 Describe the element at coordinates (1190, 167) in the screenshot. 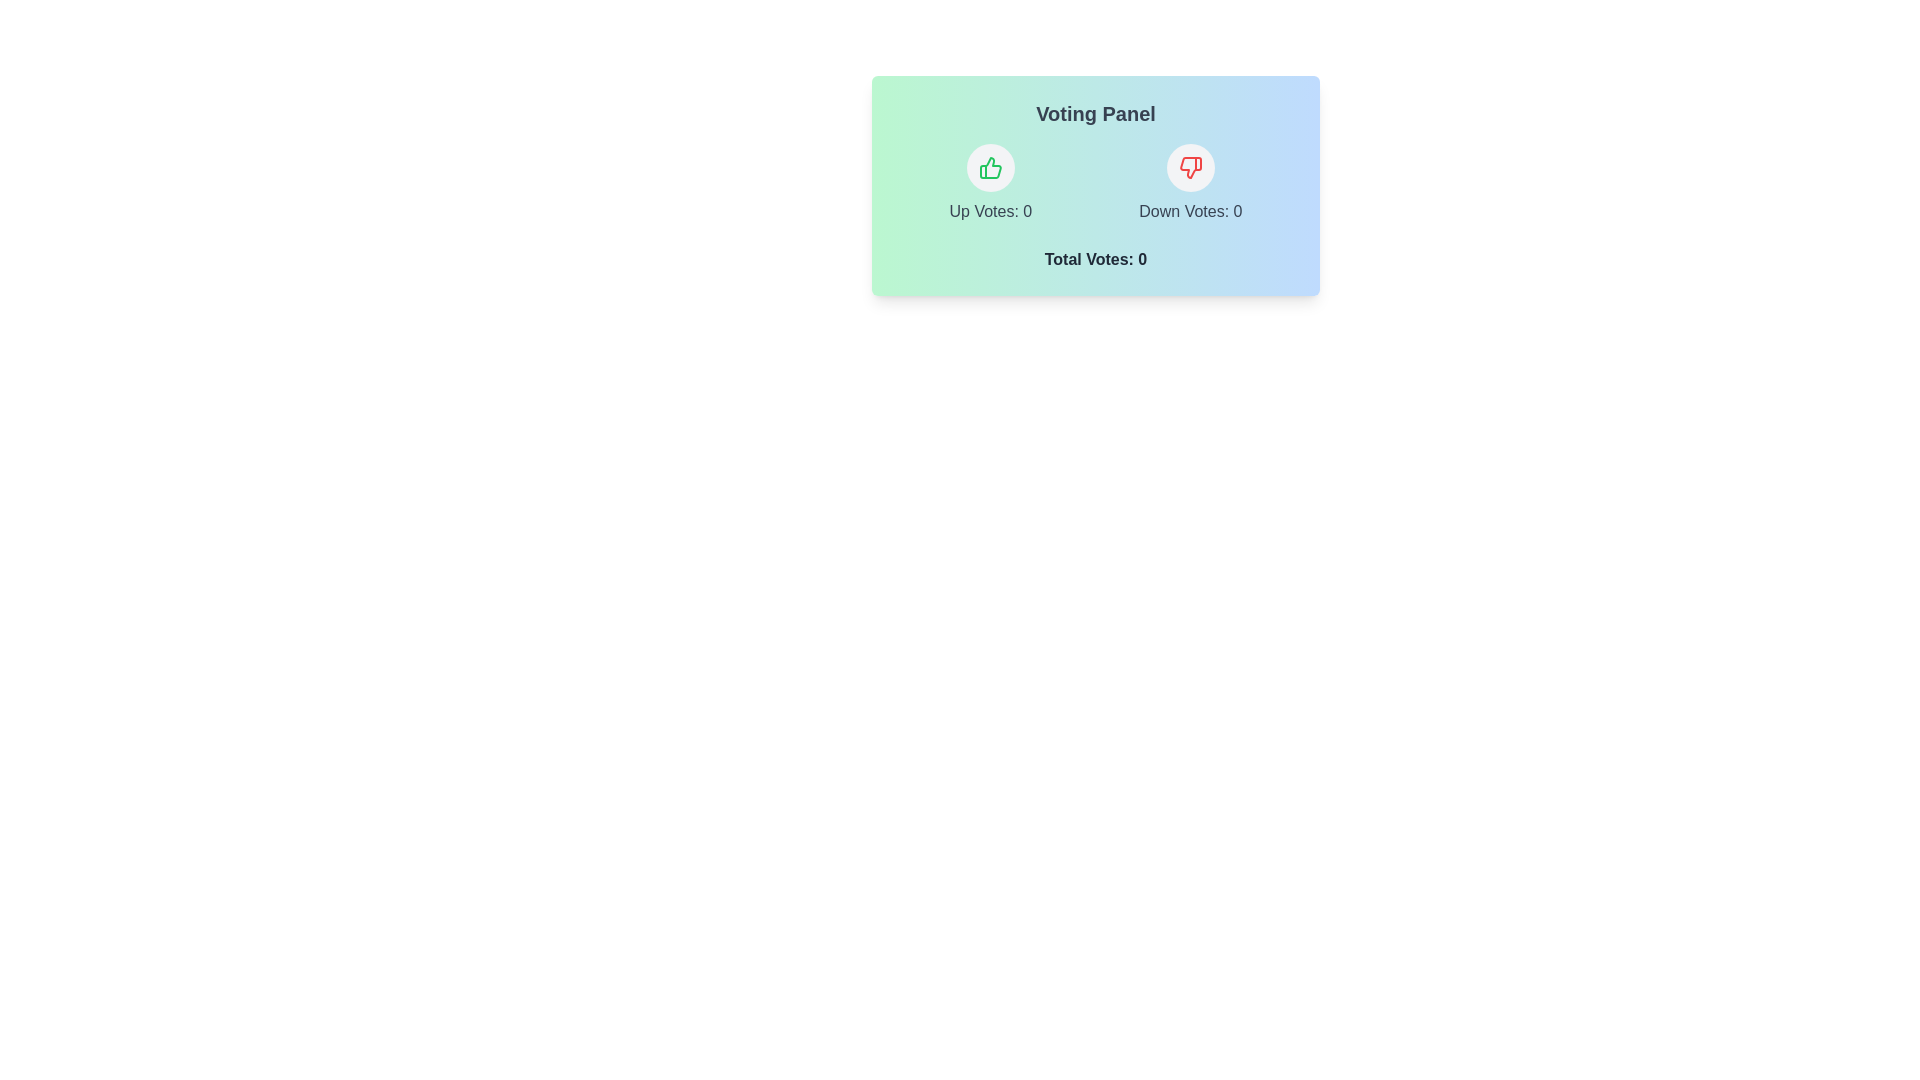

I see `the red thumbs-down icon indicating negative voting or disapproval functionality, located adjacent to 'Down Votes: 0'` at that location.